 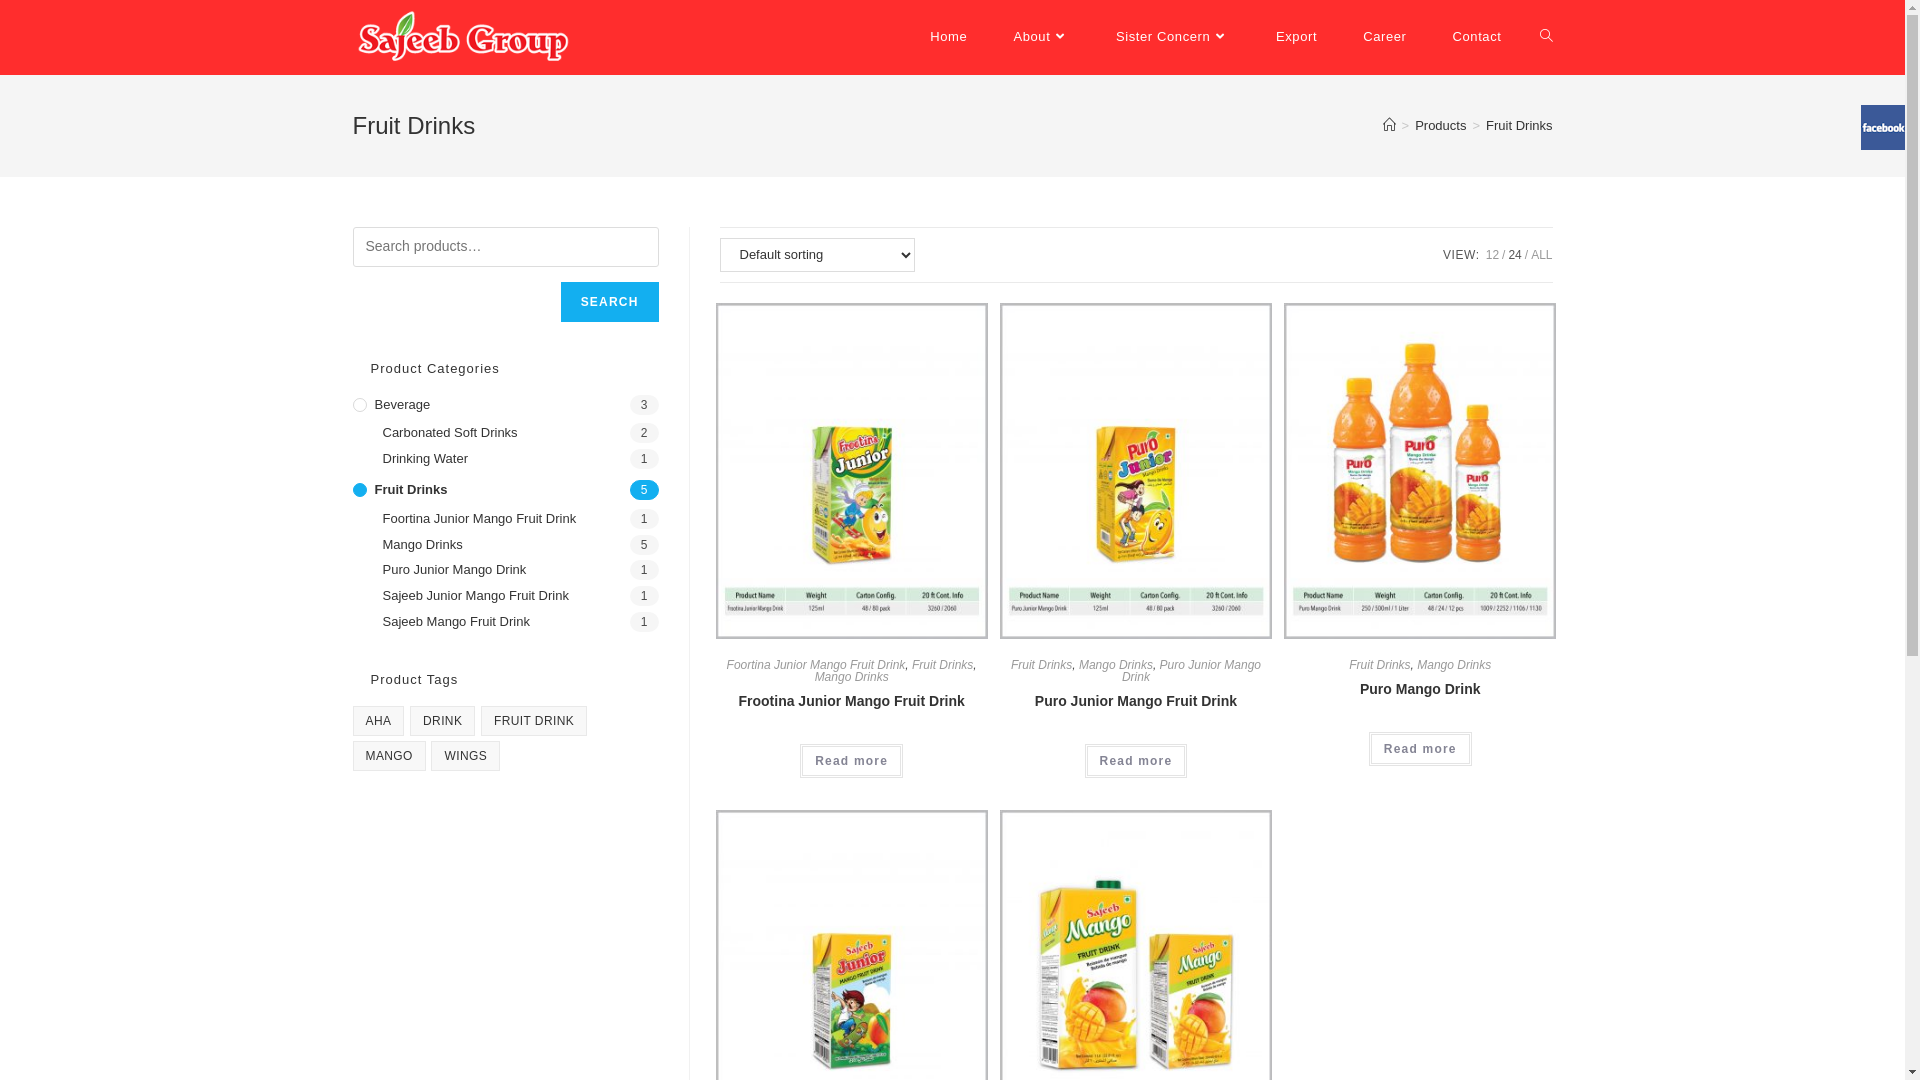 I want to click on '12', so click(x=1486, y=253).